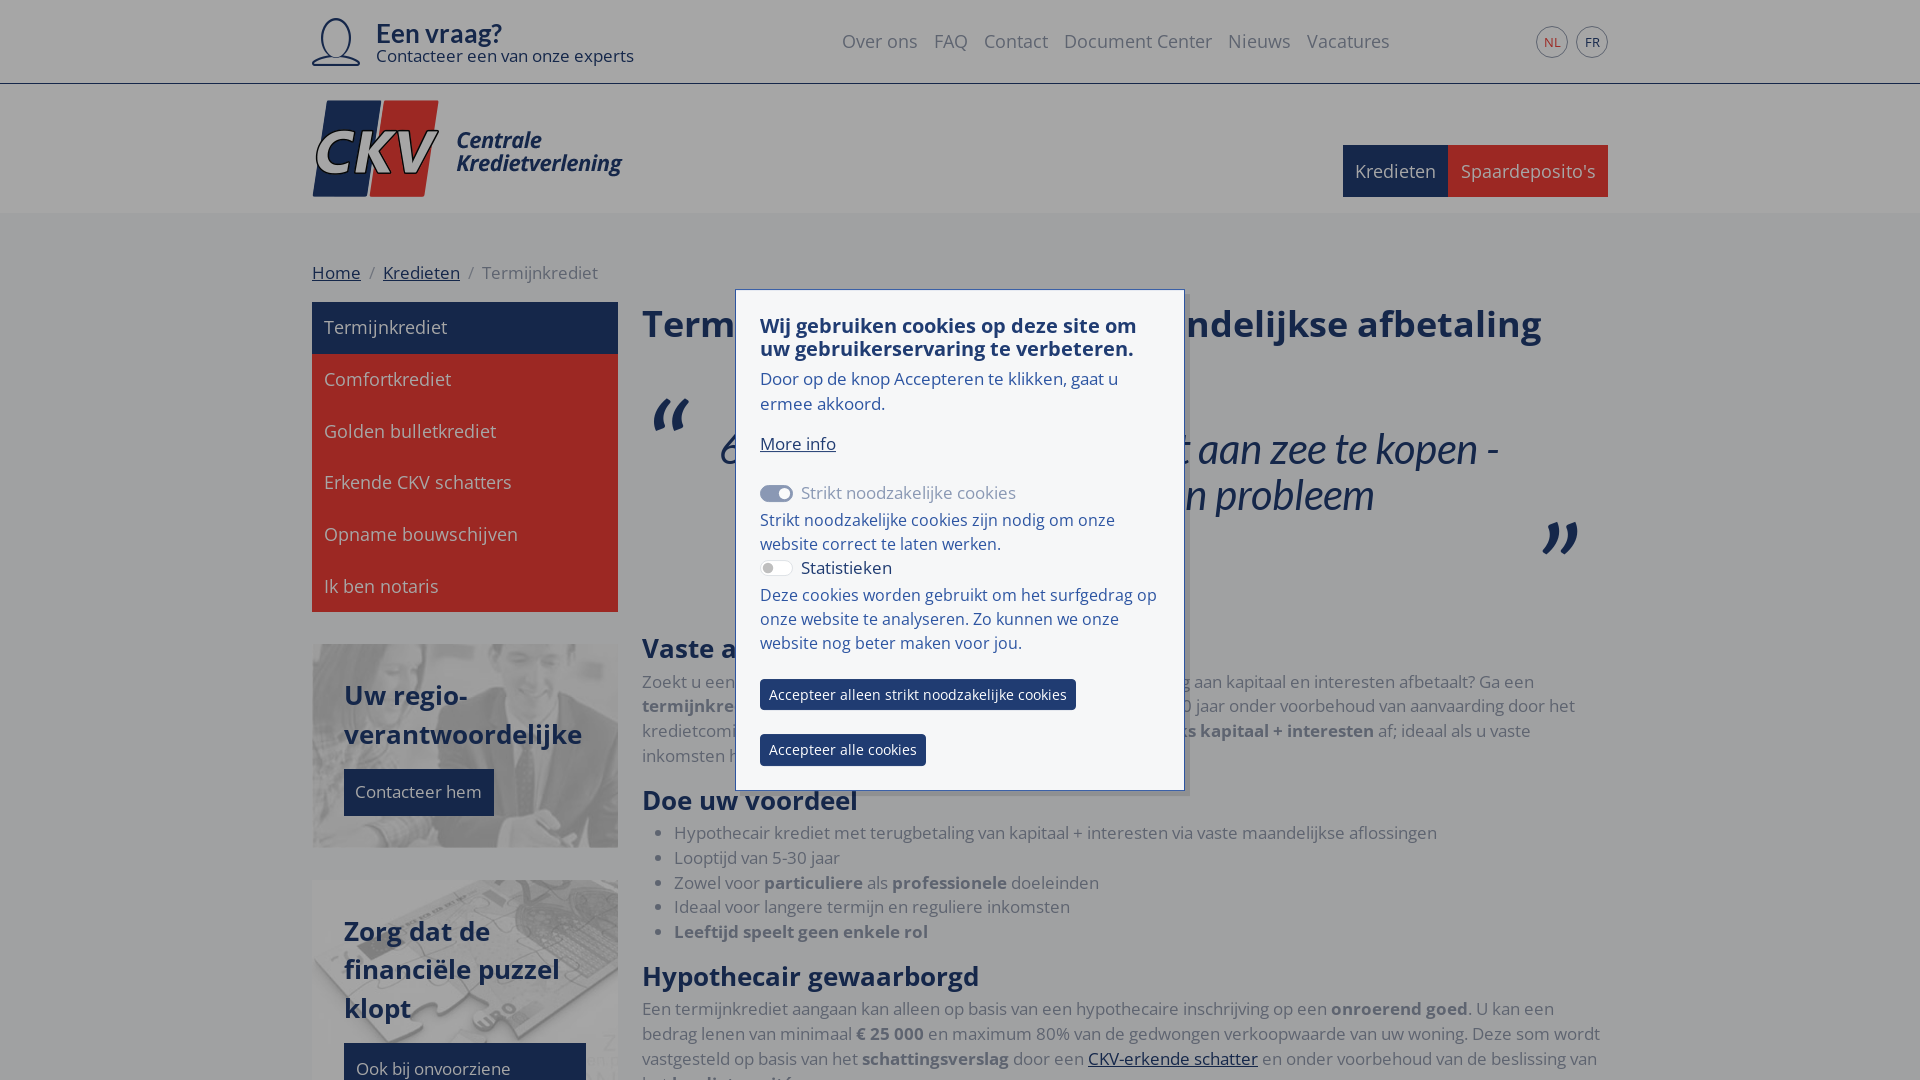 This screenshot has height=1080, width=1920. Describe the element at coordinates (1394, 169) in the screenshot. I see `'Kredieten'` at that location.